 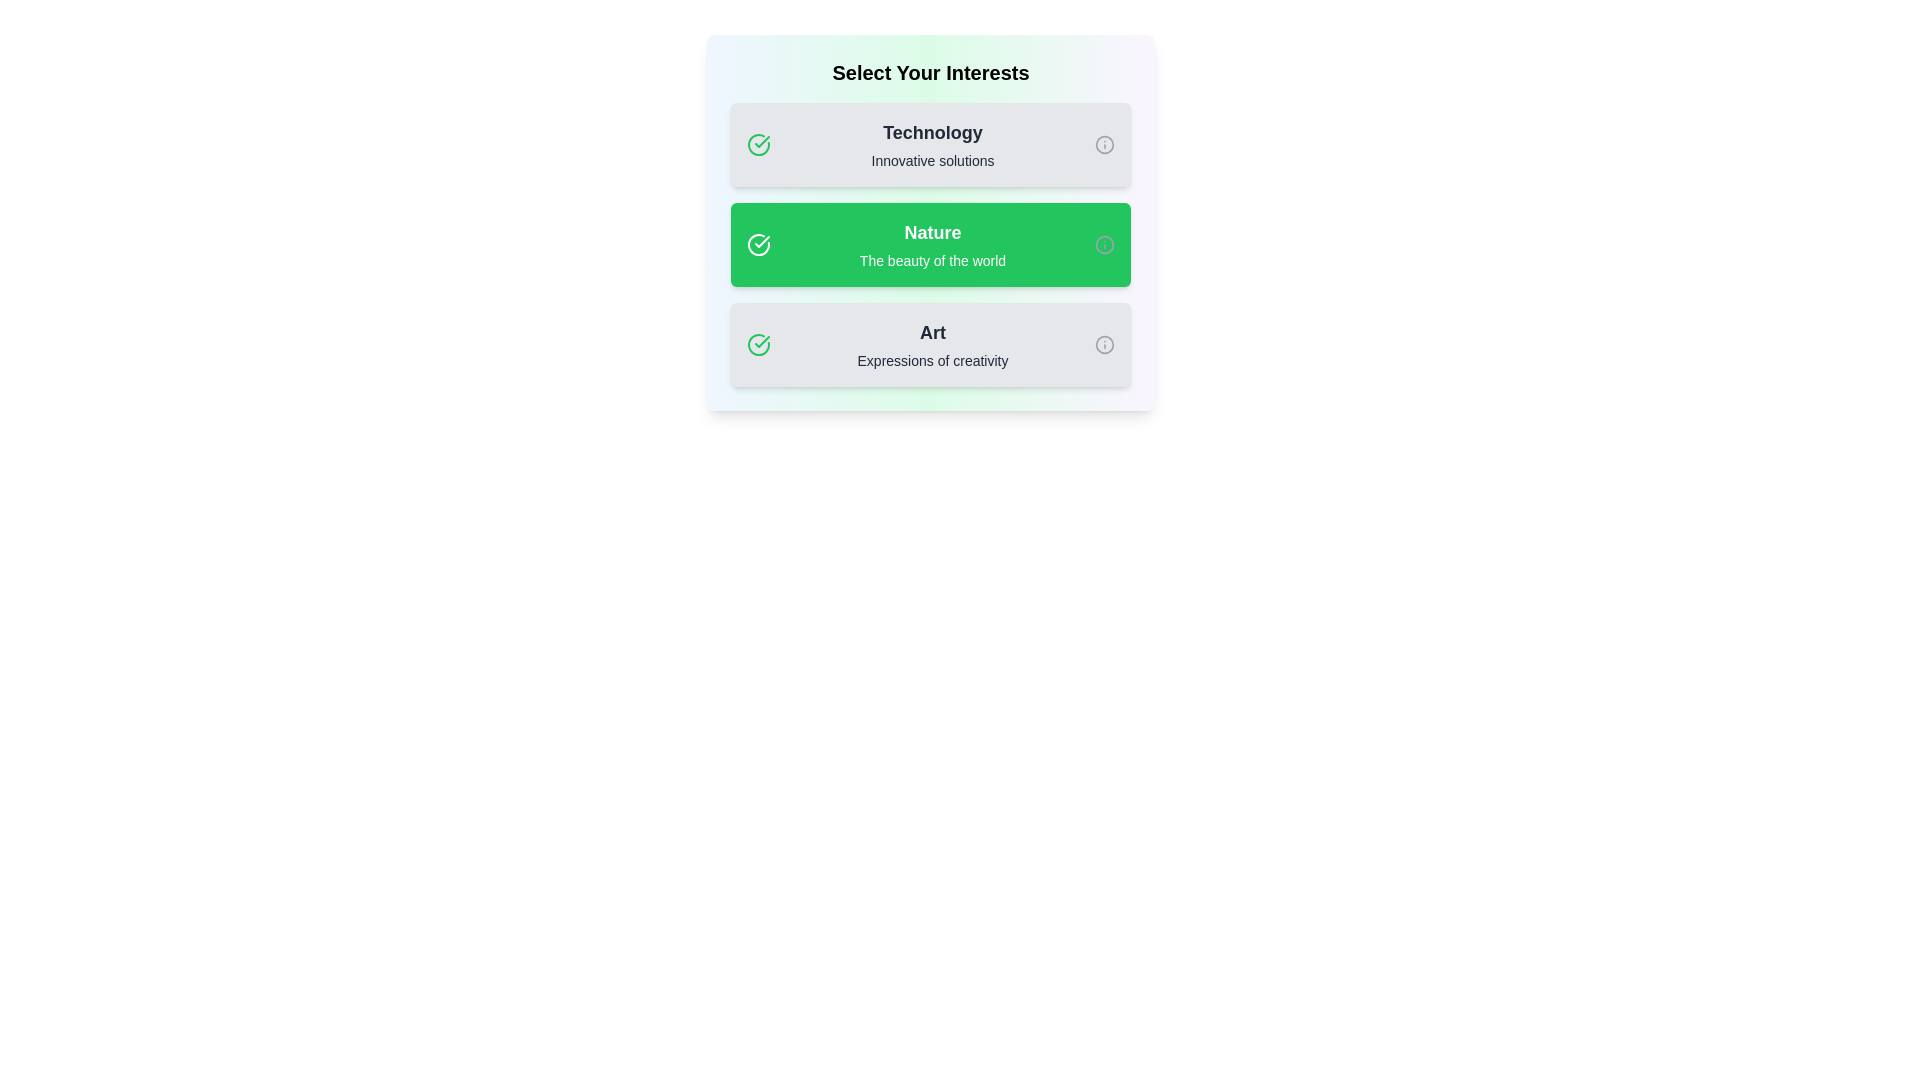 What do you see at coordinates (930, 343) in the screenshot?
I see `the tag labeled Art` at bounding box center [930, 343].